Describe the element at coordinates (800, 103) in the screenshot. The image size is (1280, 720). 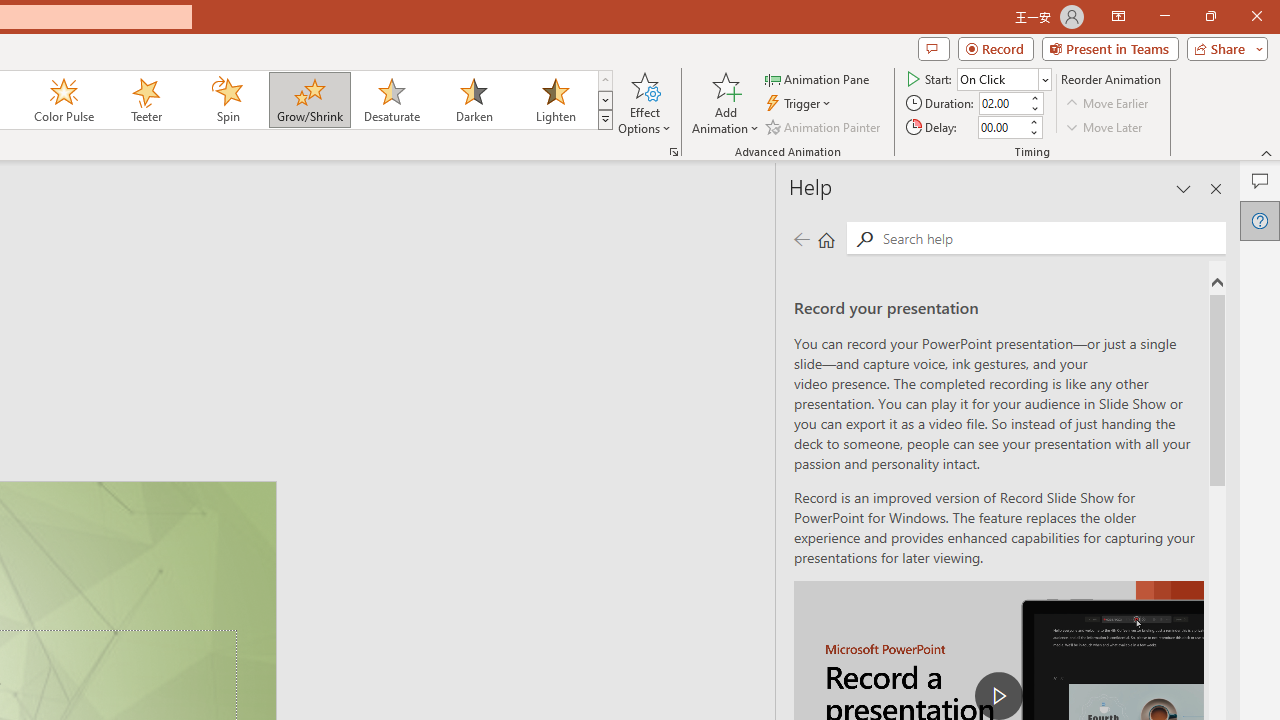
I see `'Trigger'` at that location.